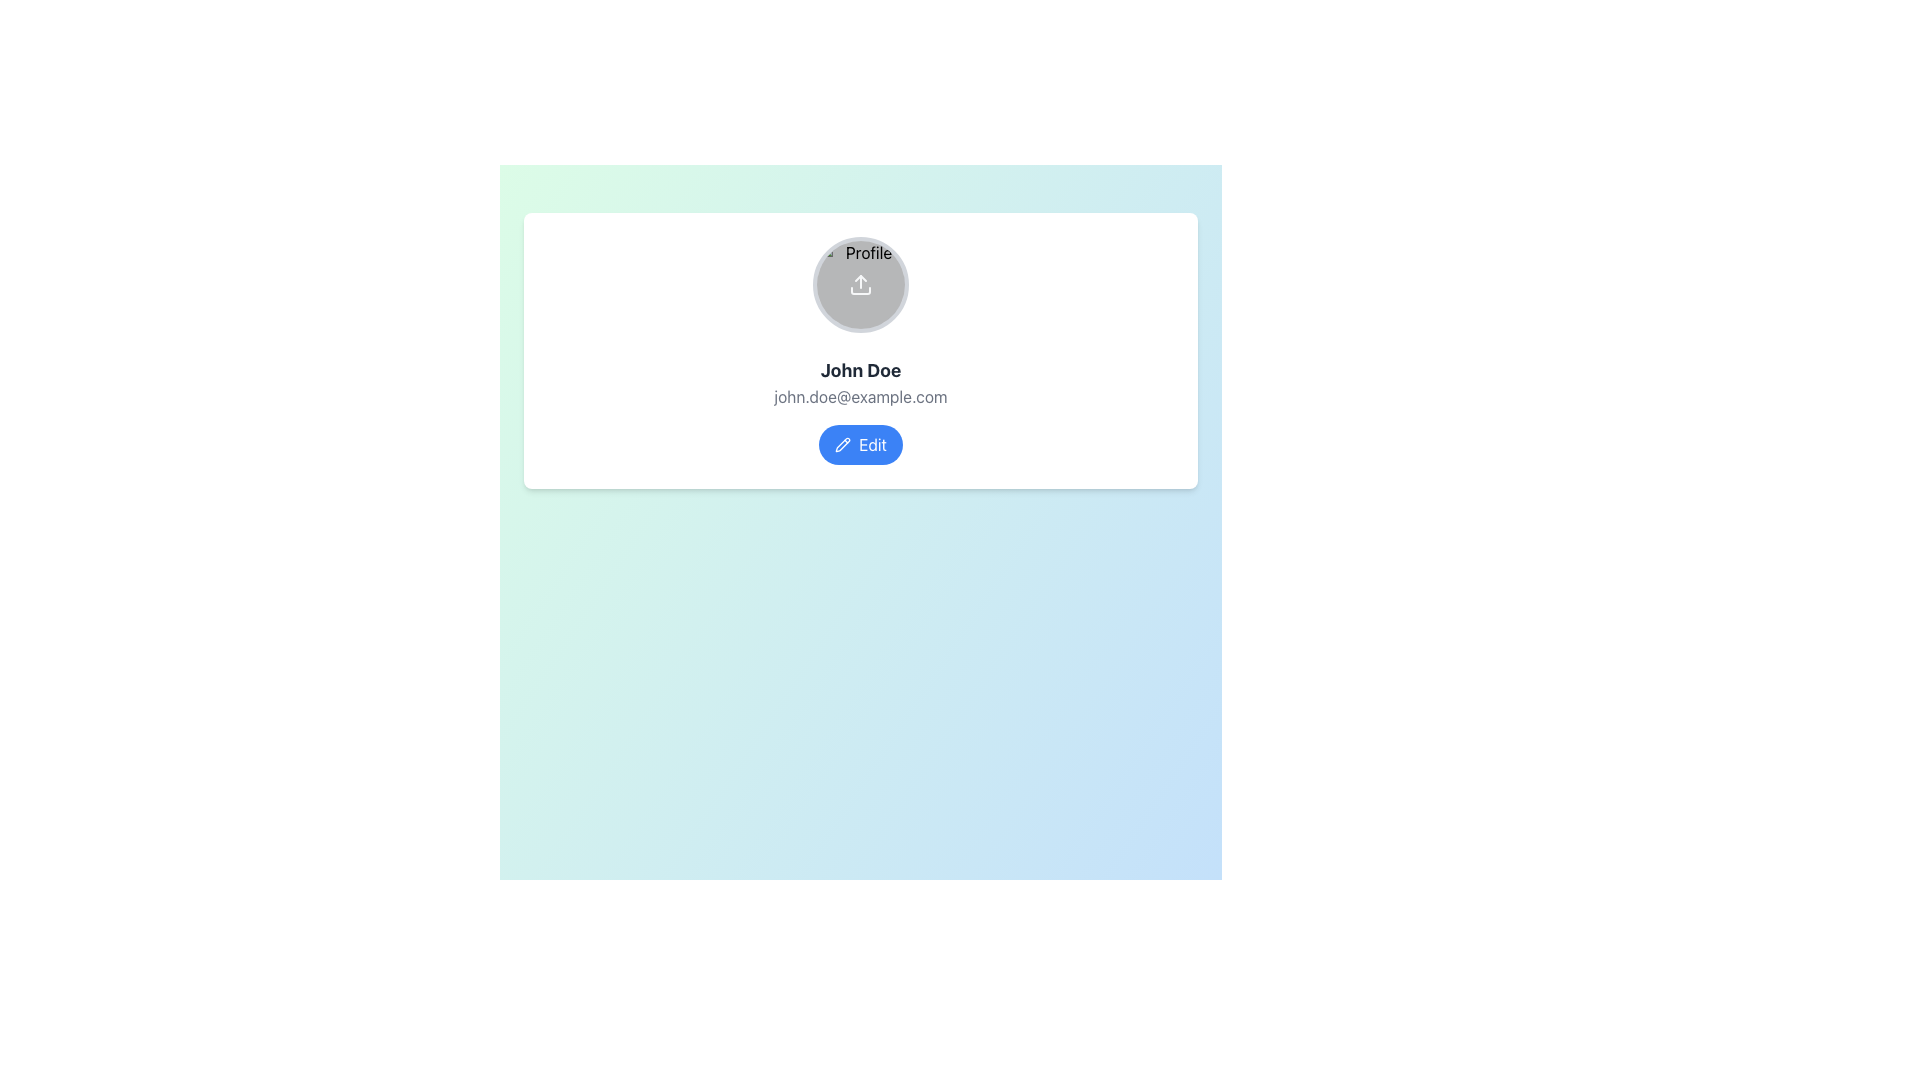 The image size is (1920, 1080). I want to click on the 'Edit' button which contains a pencil-shaped icon on its left, so click(843, 443).